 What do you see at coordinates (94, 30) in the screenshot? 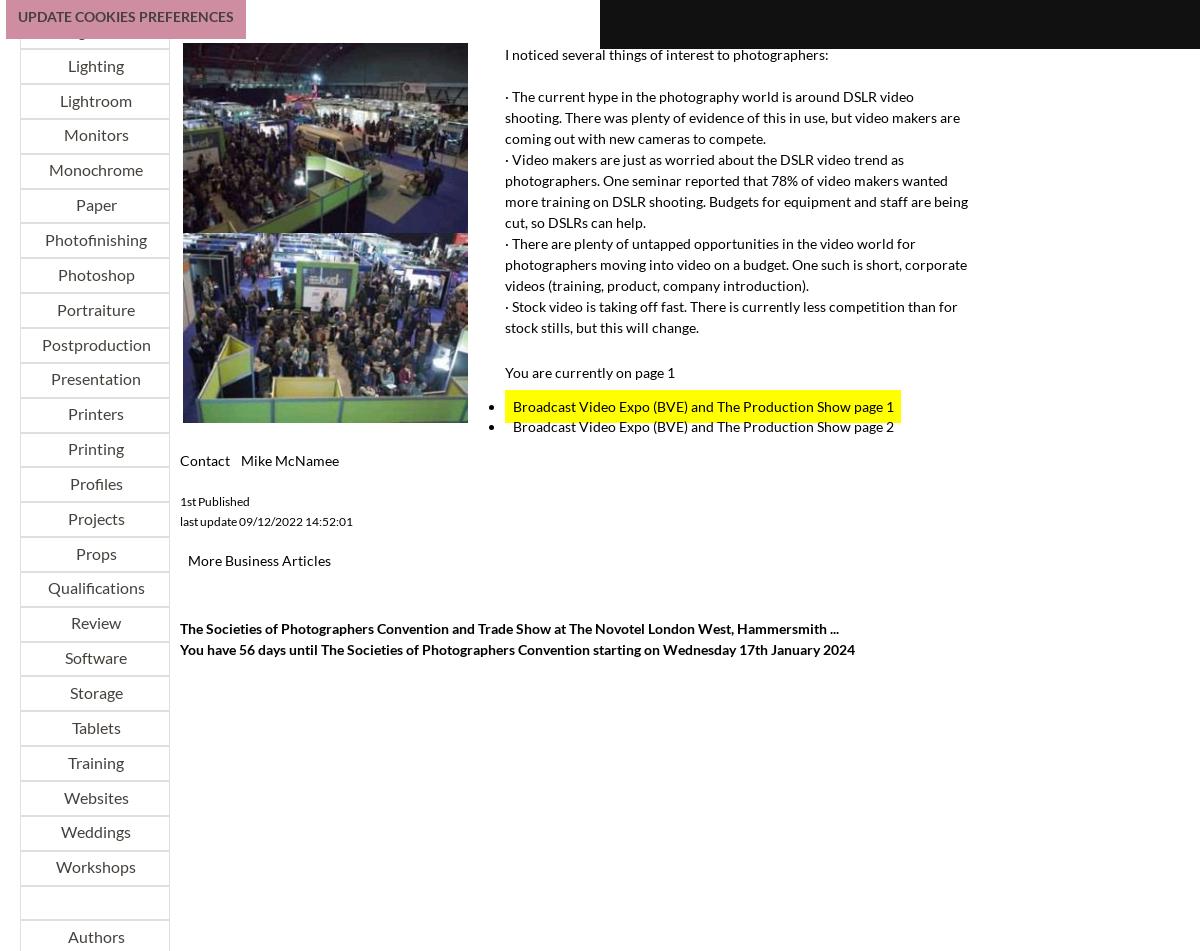
I see `'Lightbox'` at bounding box center [94, 30].